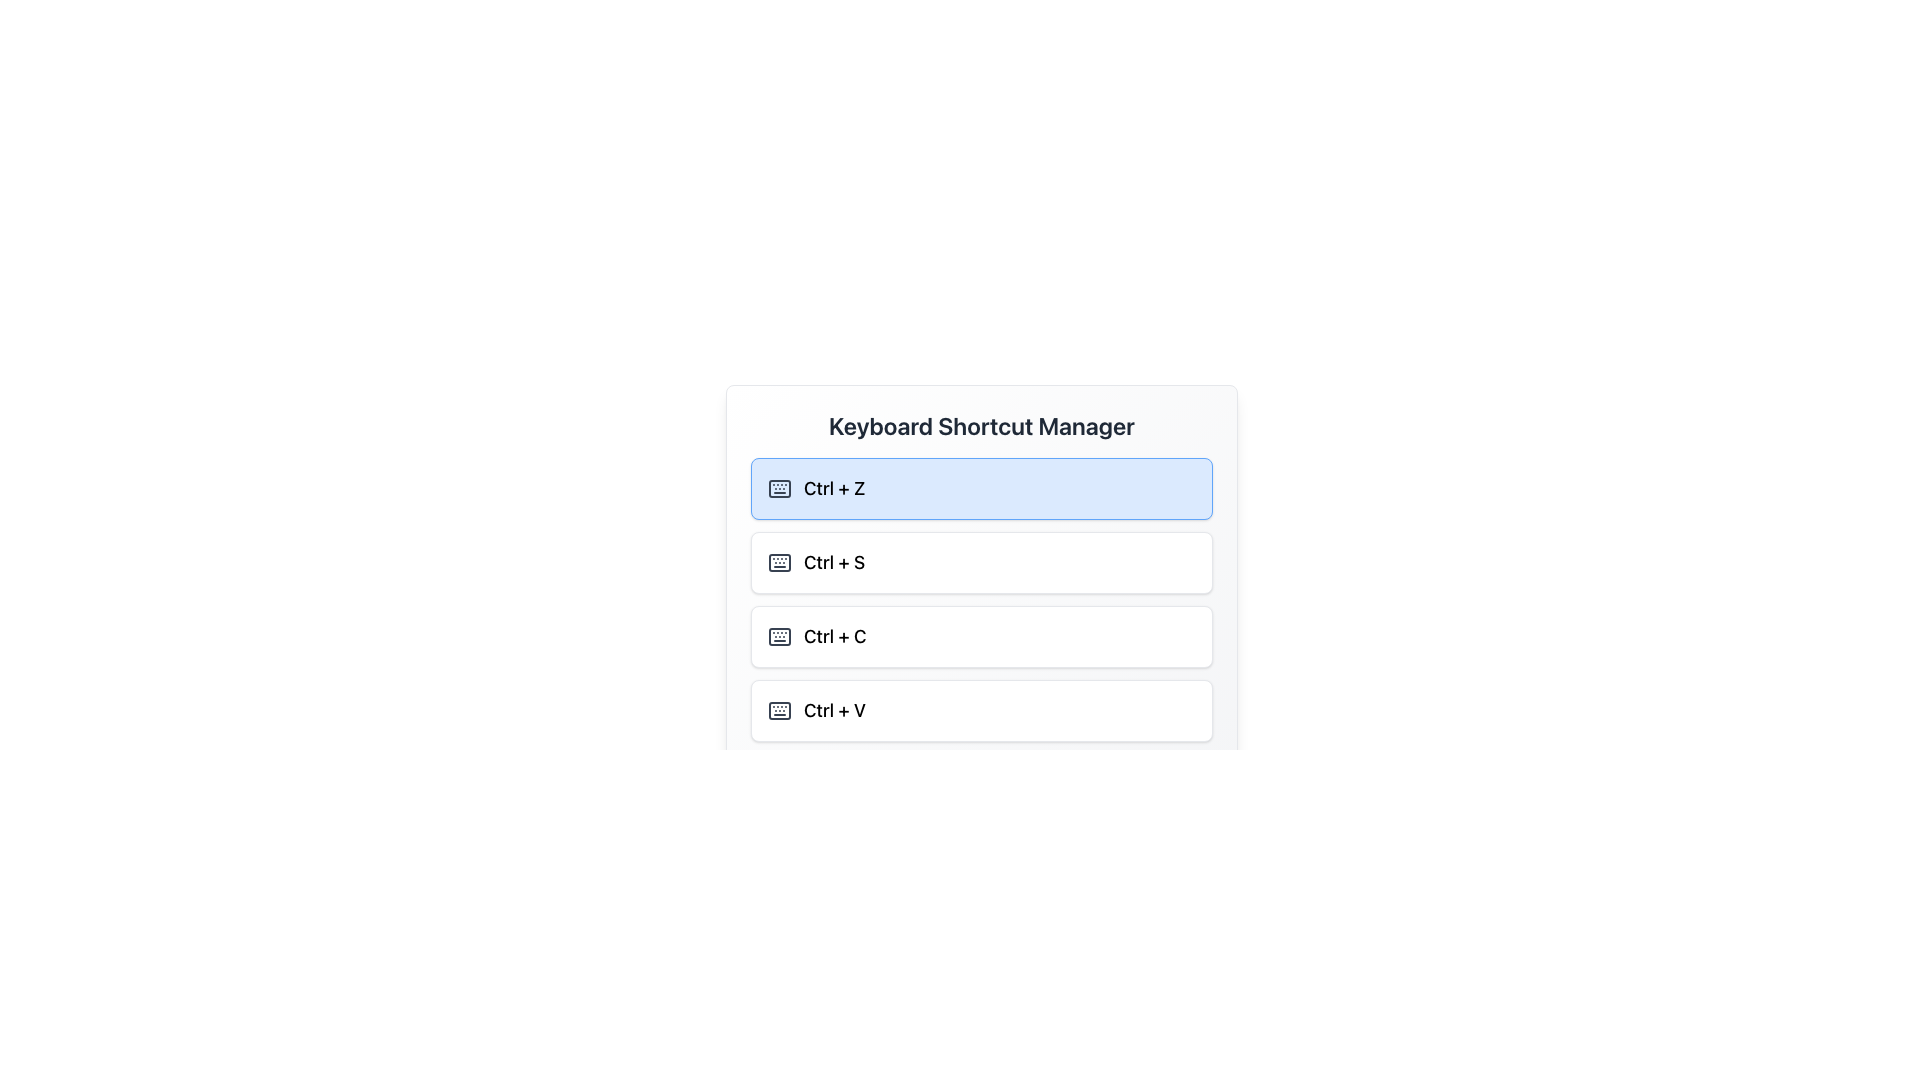 This screenshot has width=1920, height=1080. I want to click on the topmost button labeled 'Ctrl + Z' in the Keyboard Shortcut Manager list, so click(982, 489).